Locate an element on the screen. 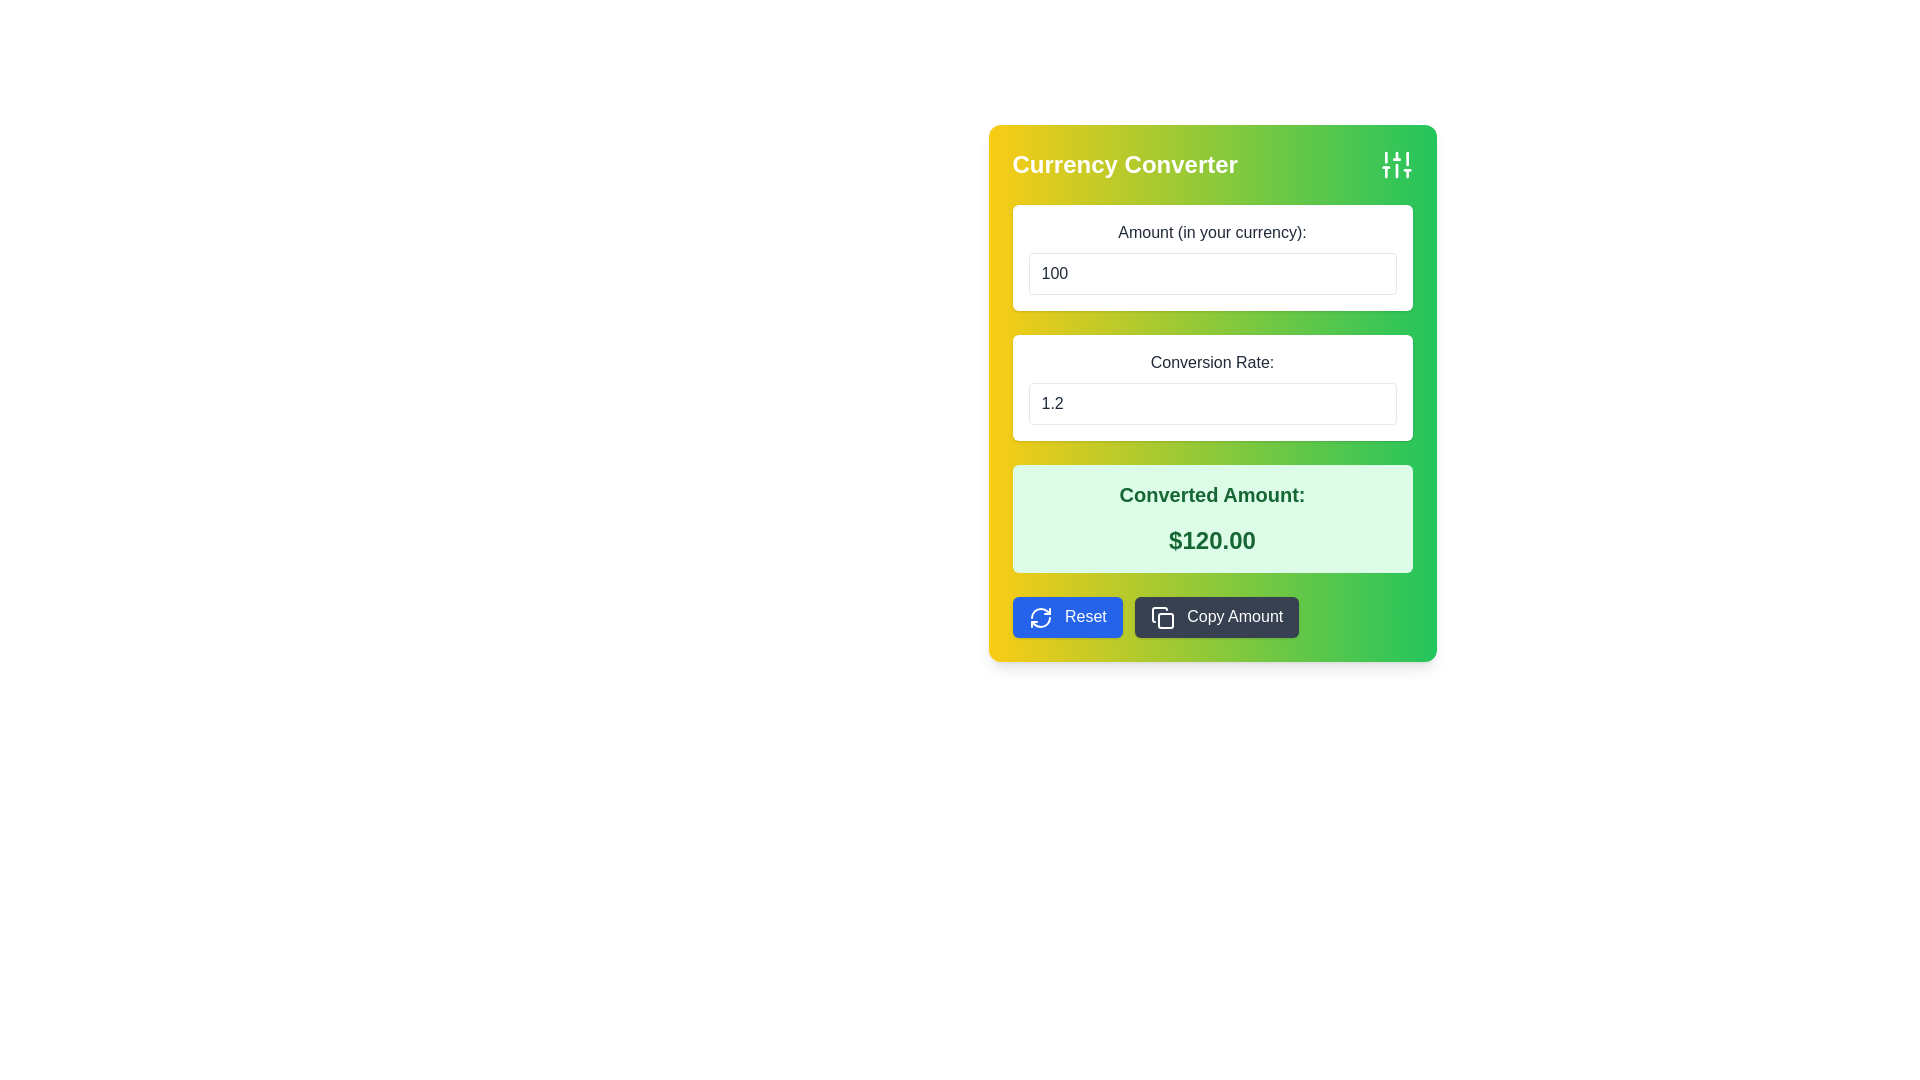 This screenshot has width=1920, height=1080. the Text Header that indicates the purpose of the interface for currency conversion, located at the top-left corner of the section is located at coordinates (1125, 164).